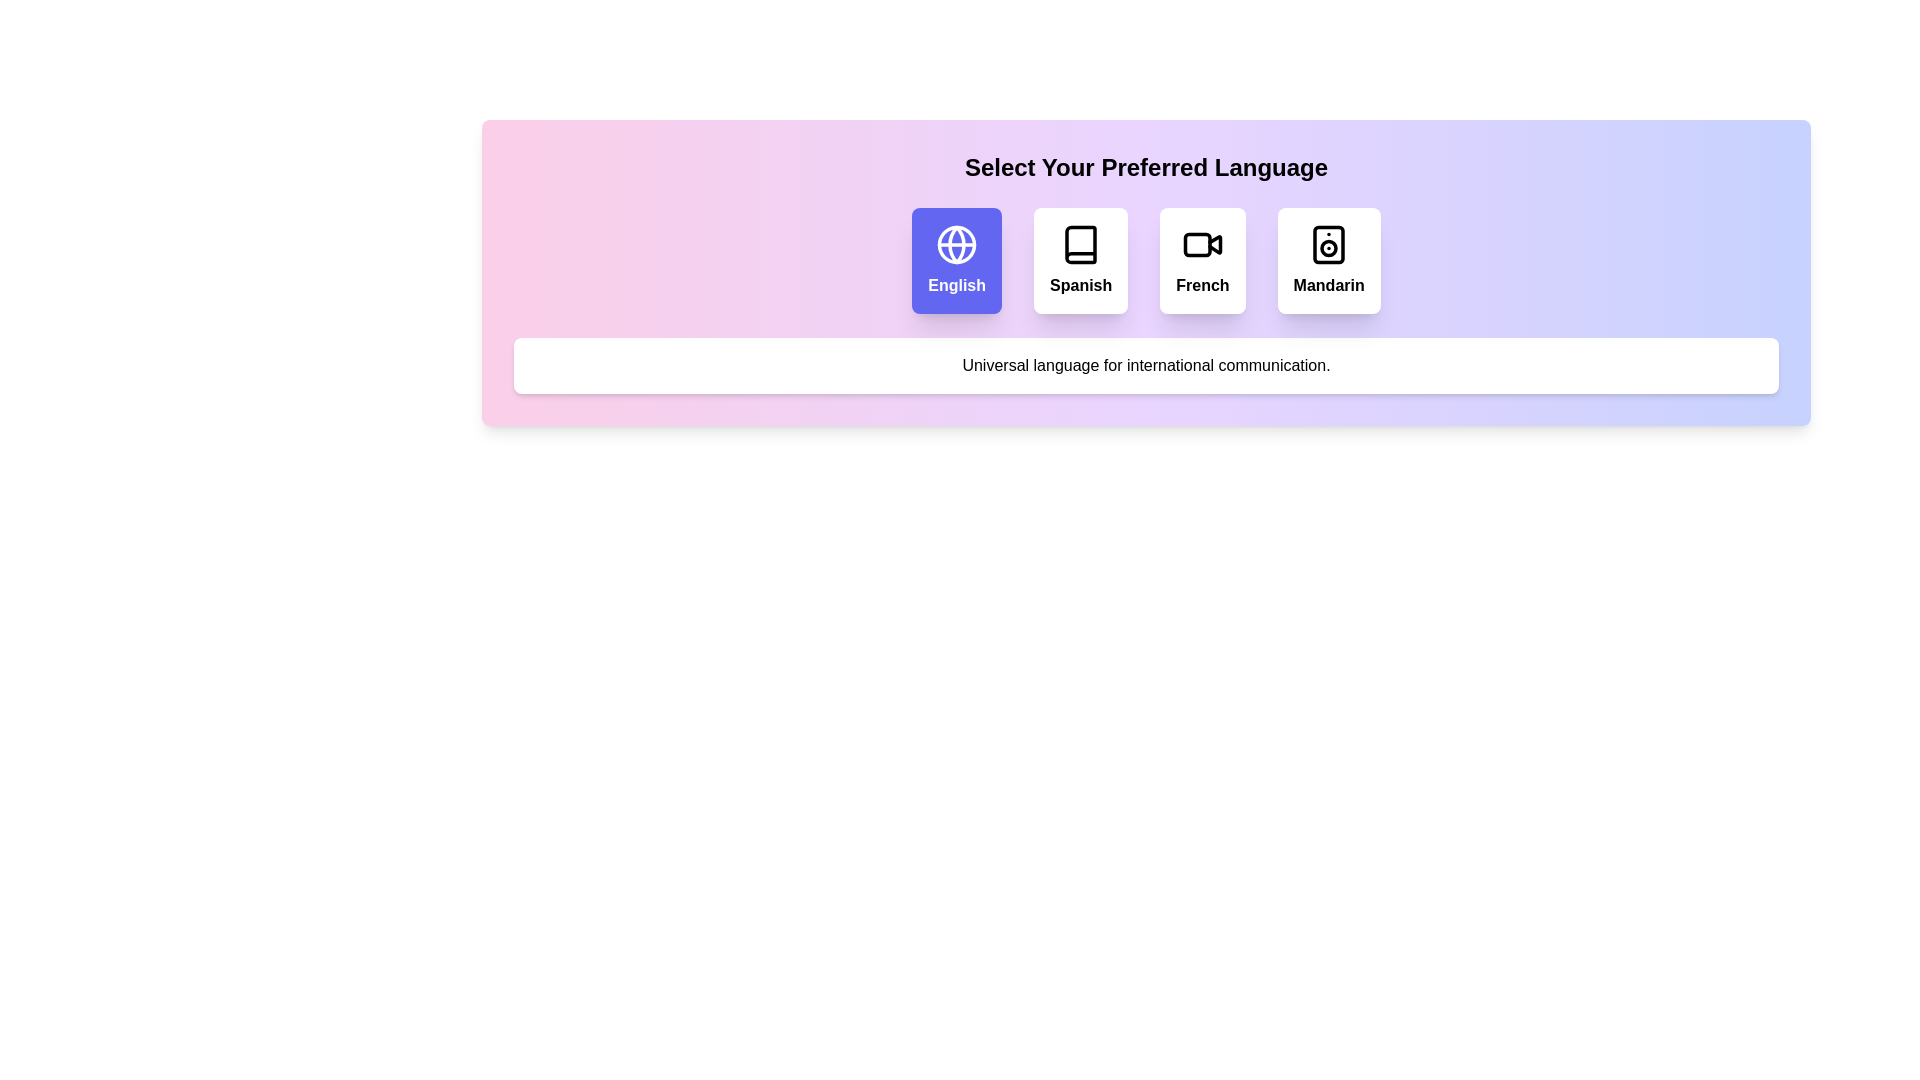  Describe the element at coordinates (955, 260) in the screenshot. I see `the language button corresponding to English` at that location.